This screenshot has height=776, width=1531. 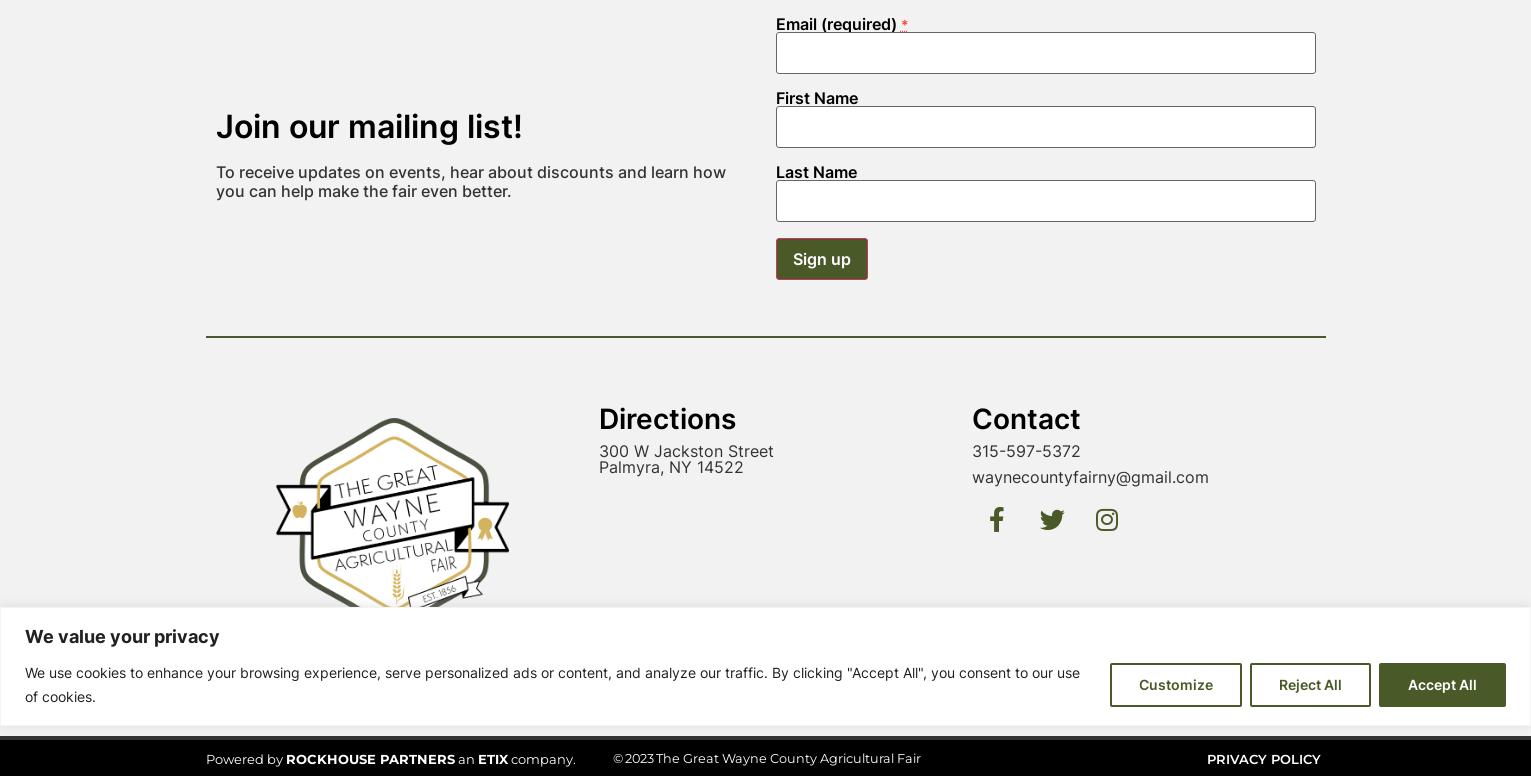 I want to click on 'The Great Wayne County Agricultural Fair', so click(x=786, y=479).